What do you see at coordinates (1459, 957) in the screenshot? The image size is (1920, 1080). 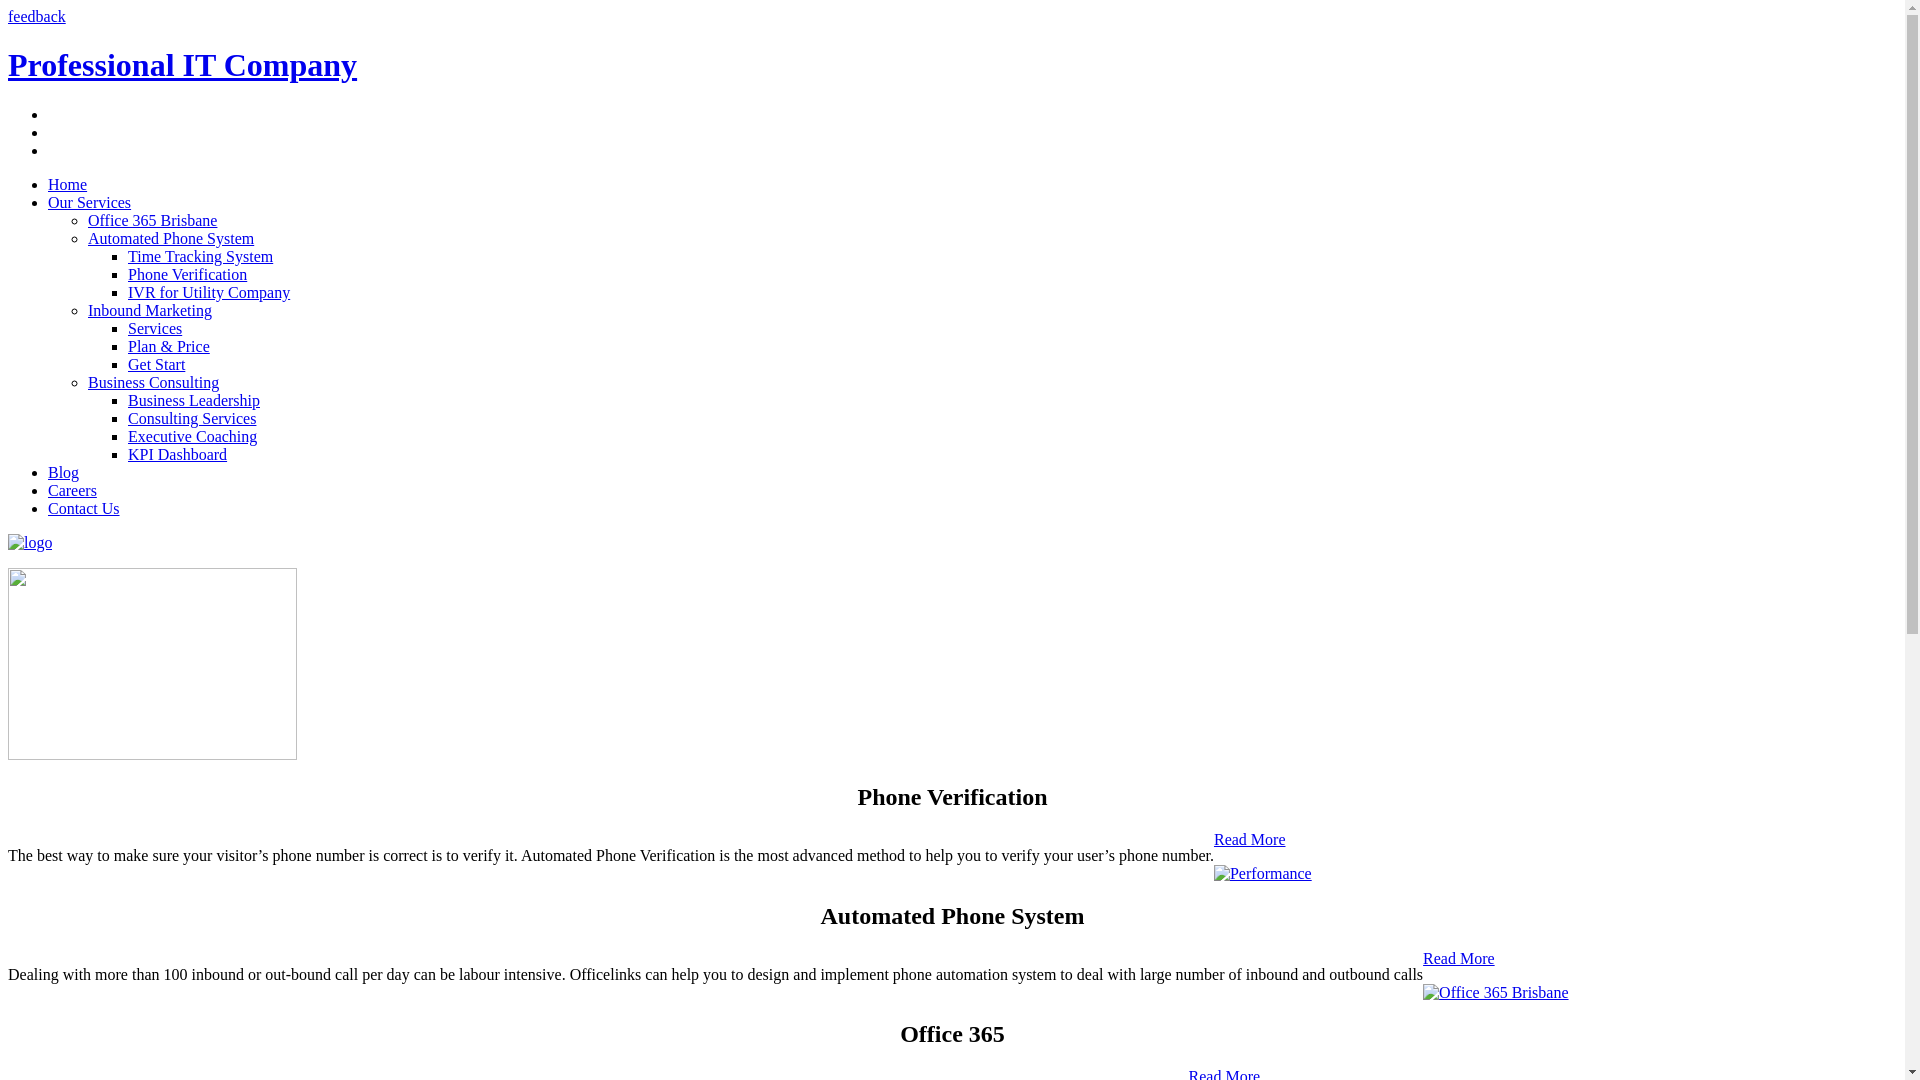 I see `'Read More'` at bounding box center [1459, 957].